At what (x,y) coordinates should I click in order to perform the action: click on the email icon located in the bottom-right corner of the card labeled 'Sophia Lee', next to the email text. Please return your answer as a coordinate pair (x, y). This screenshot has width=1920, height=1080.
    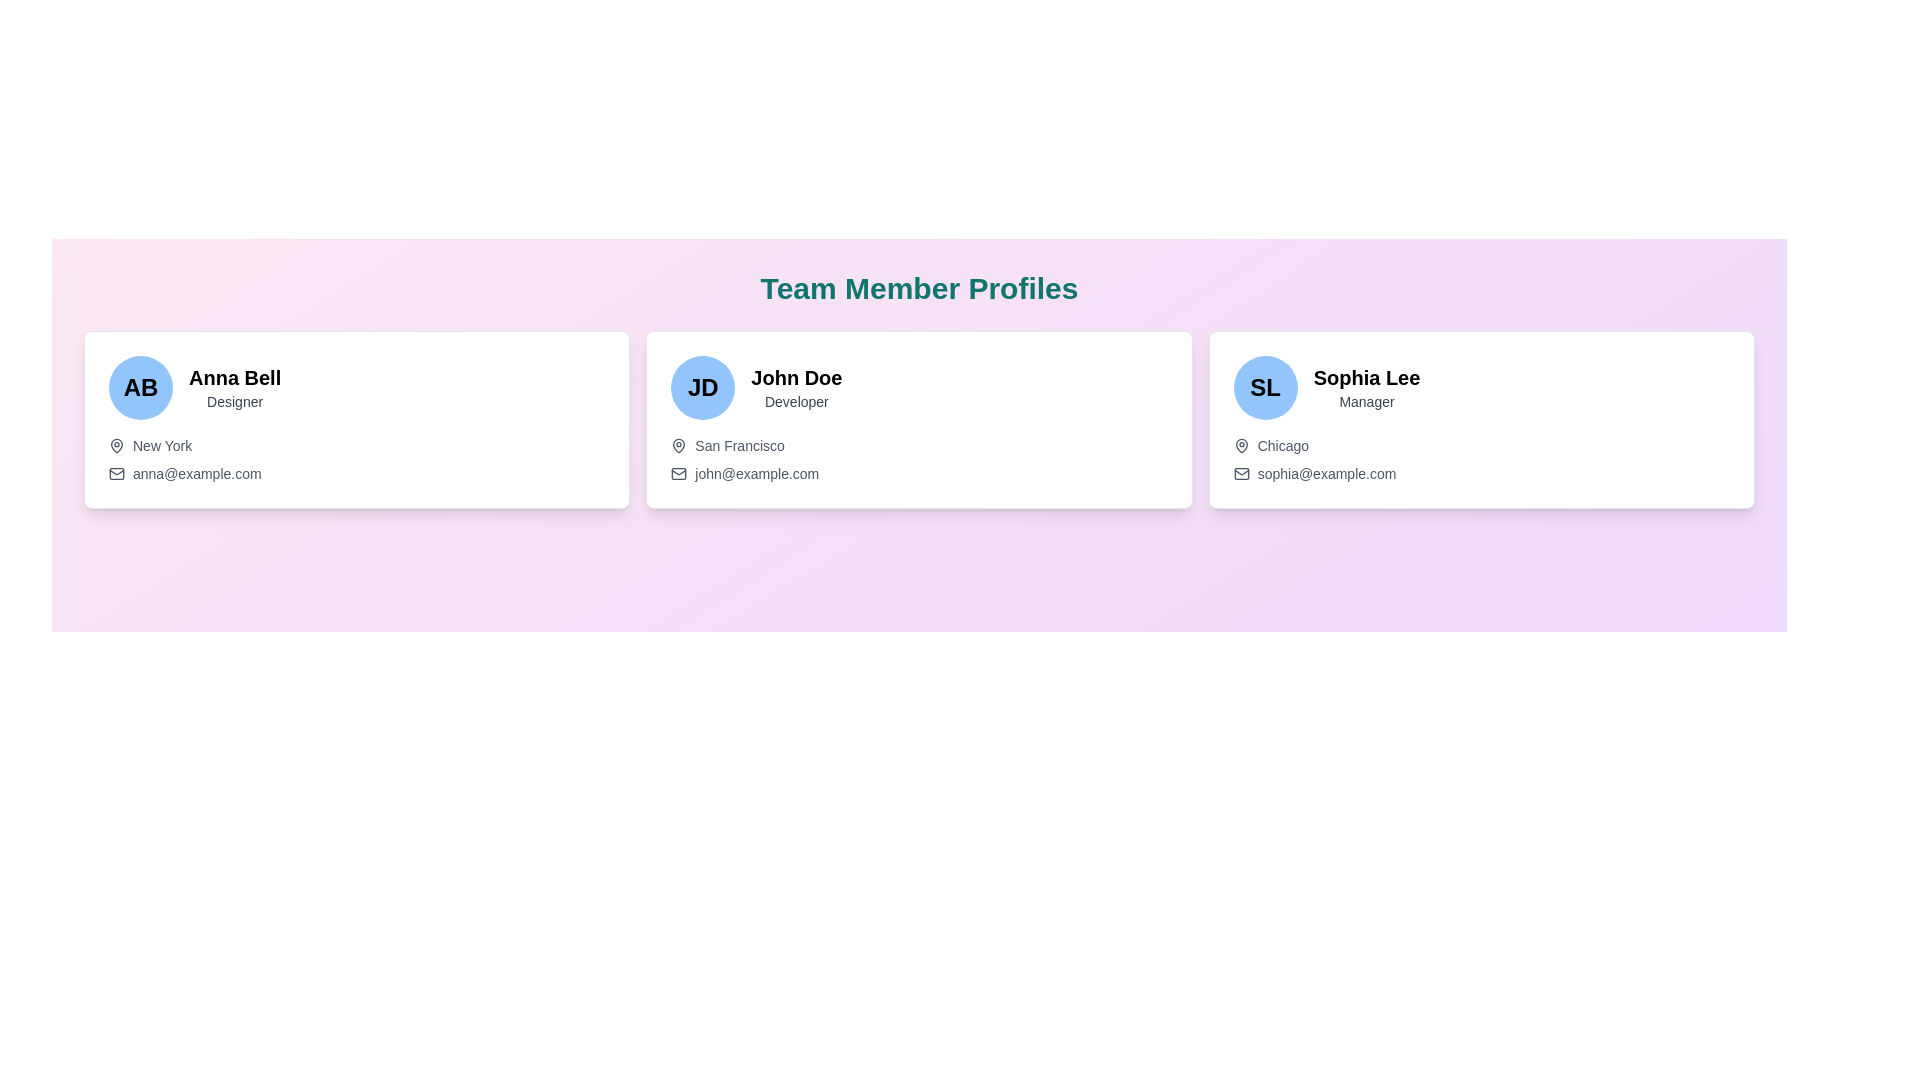
    Looking at the image, I should click on (1240, 474).